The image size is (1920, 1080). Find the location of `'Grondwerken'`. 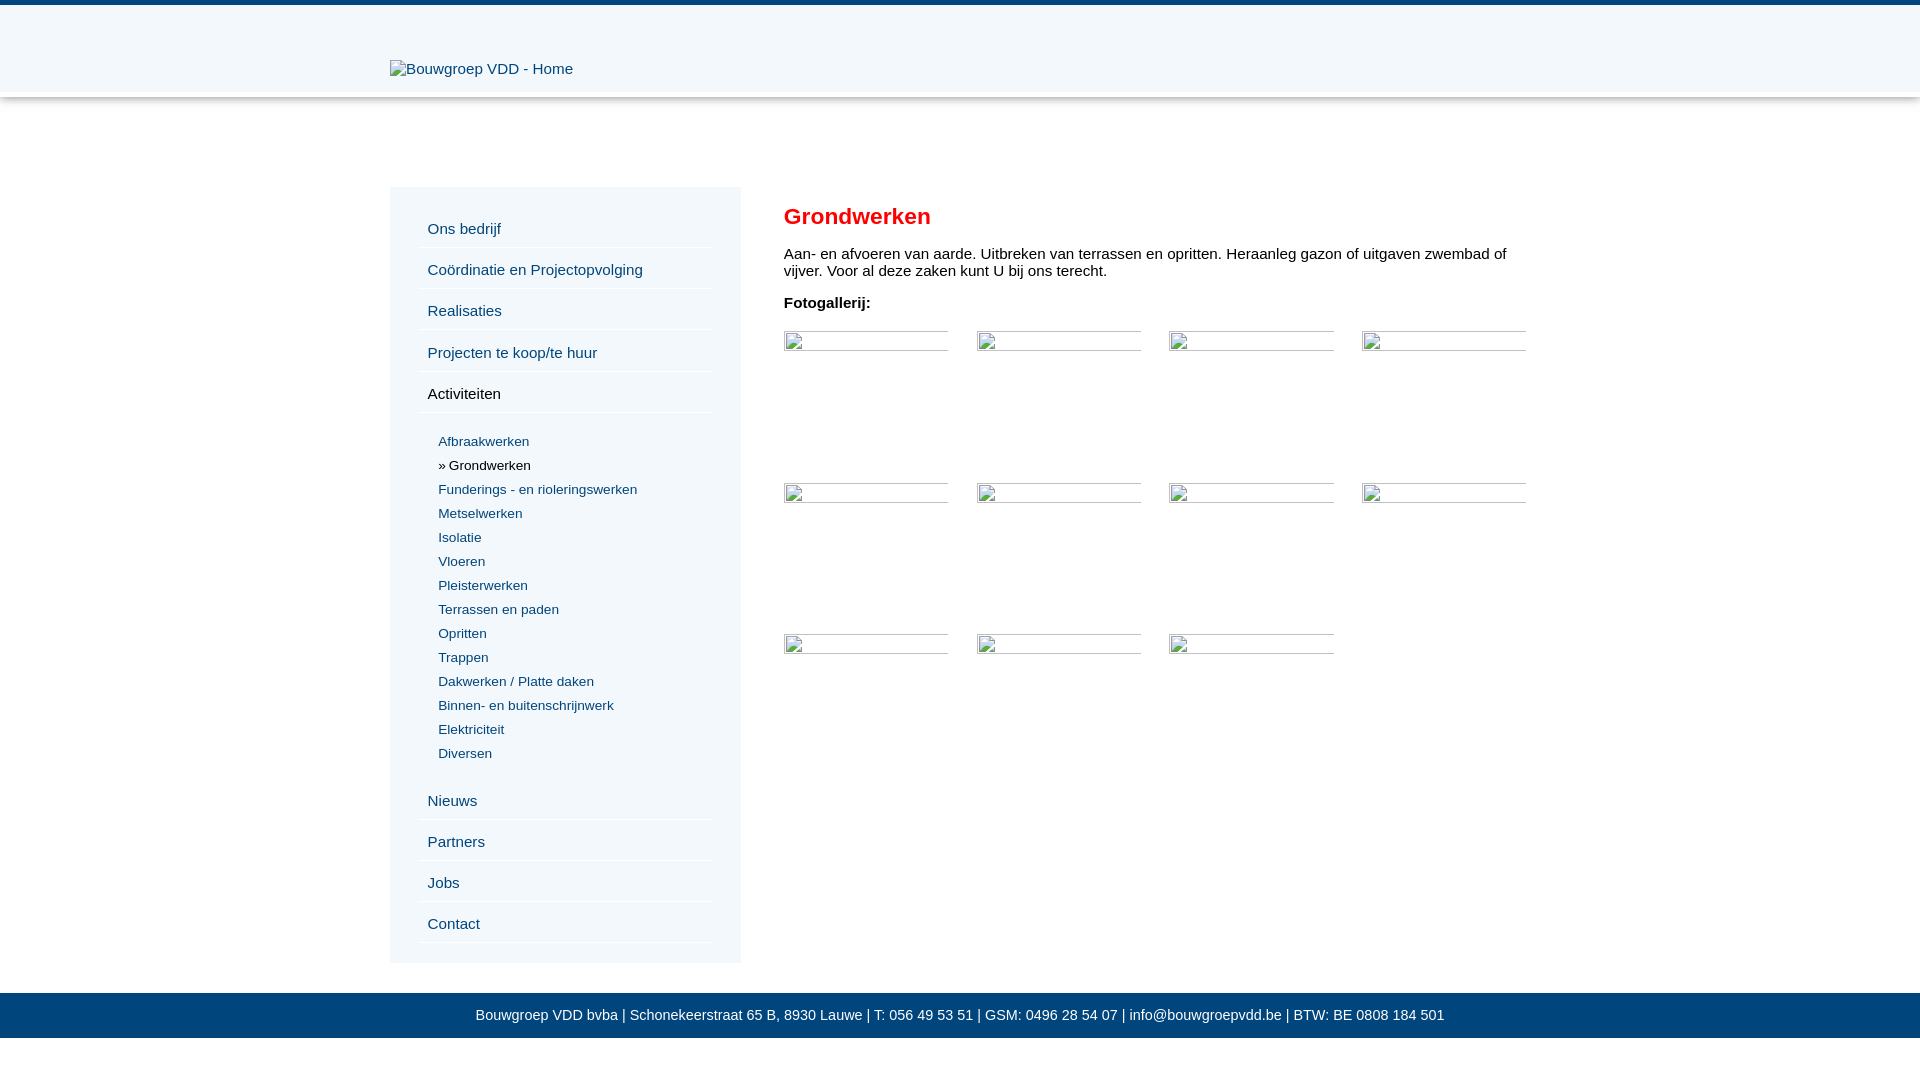

'Grondwerken' is located at coordinates (1444, 496).